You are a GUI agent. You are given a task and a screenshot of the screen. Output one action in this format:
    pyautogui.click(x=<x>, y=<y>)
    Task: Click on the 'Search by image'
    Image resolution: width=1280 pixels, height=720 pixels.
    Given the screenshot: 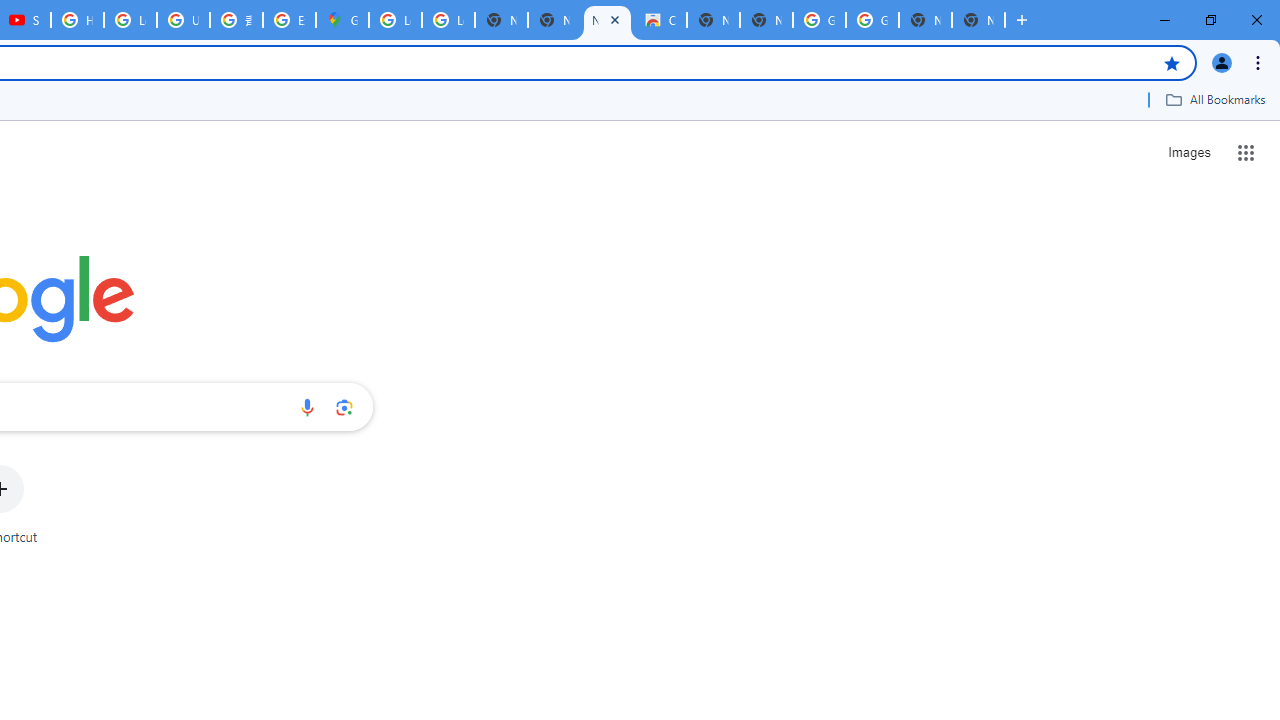 What is the action you would take?
    pyautogui.click(x=344, y=406)
    